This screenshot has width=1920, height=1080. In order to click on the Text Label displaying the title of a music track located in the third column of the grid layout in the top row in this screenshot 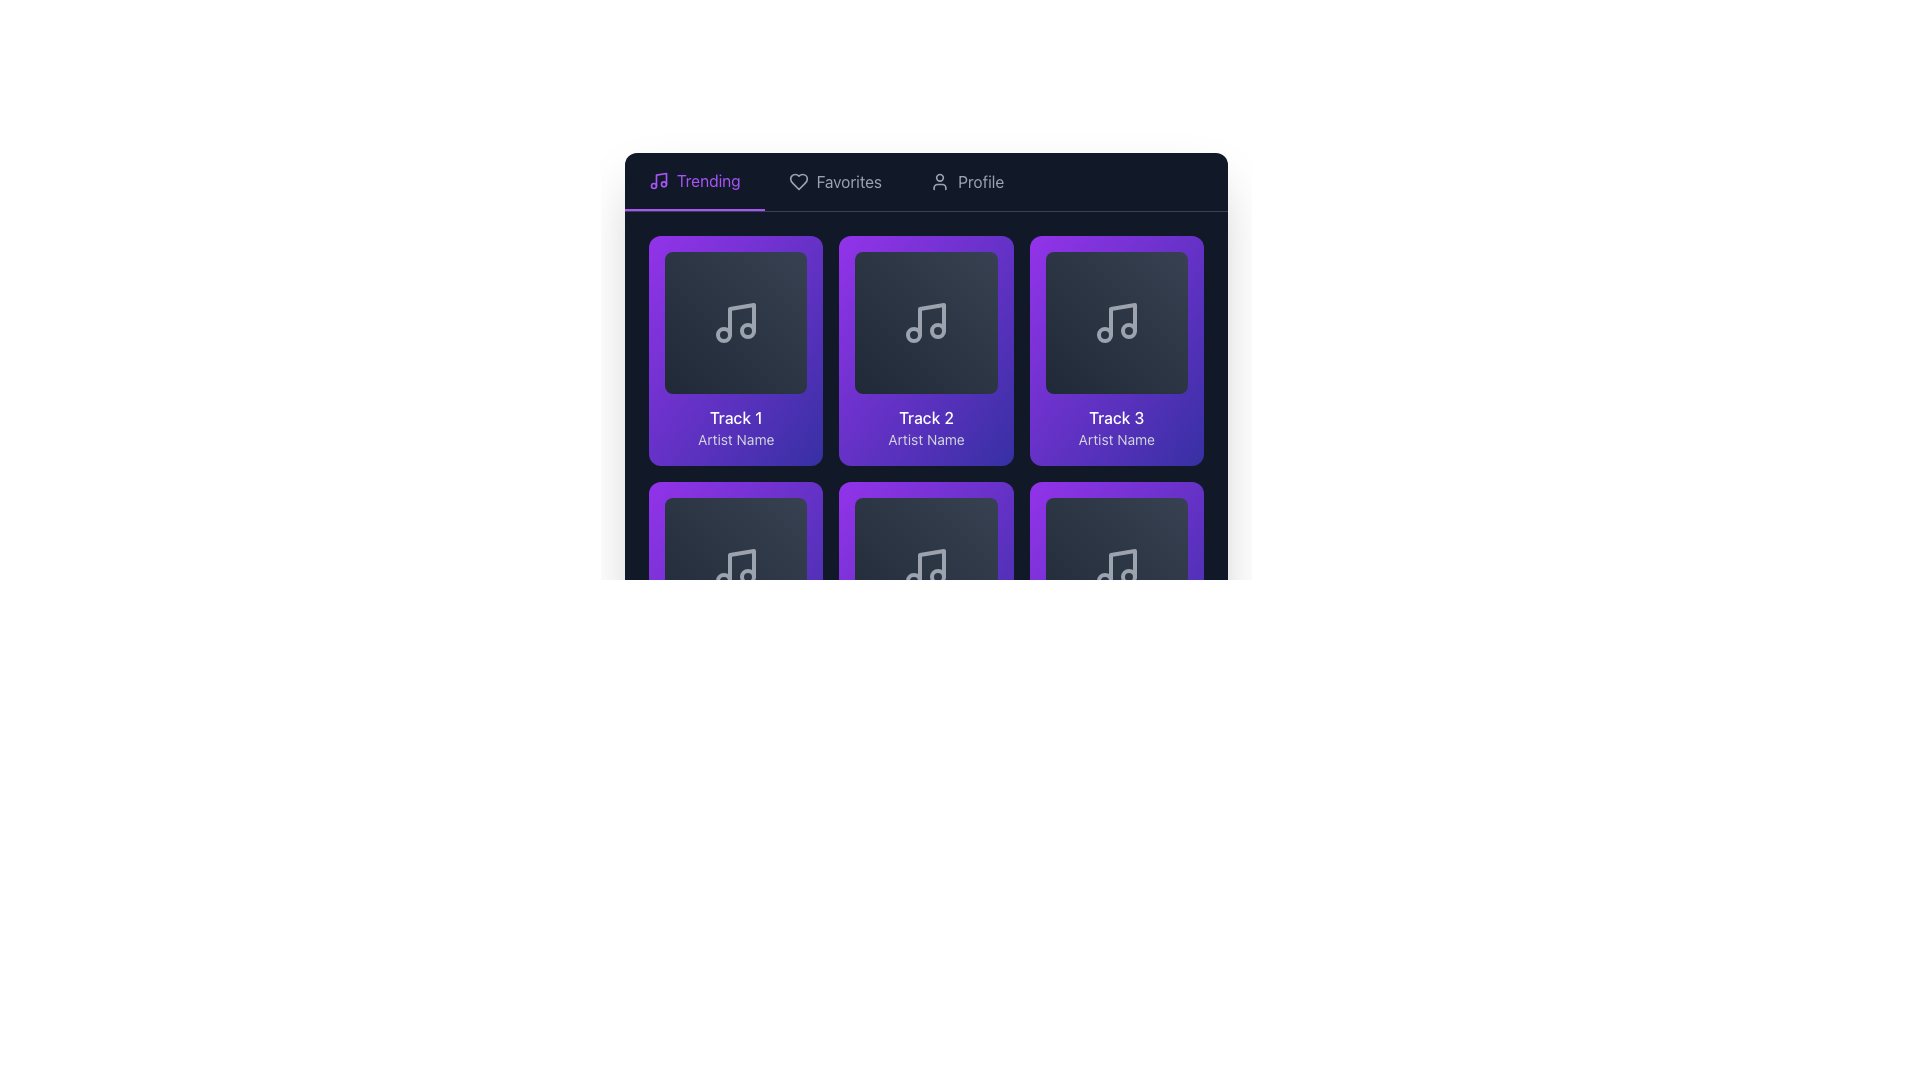, I will do `click(1115, 417)`.